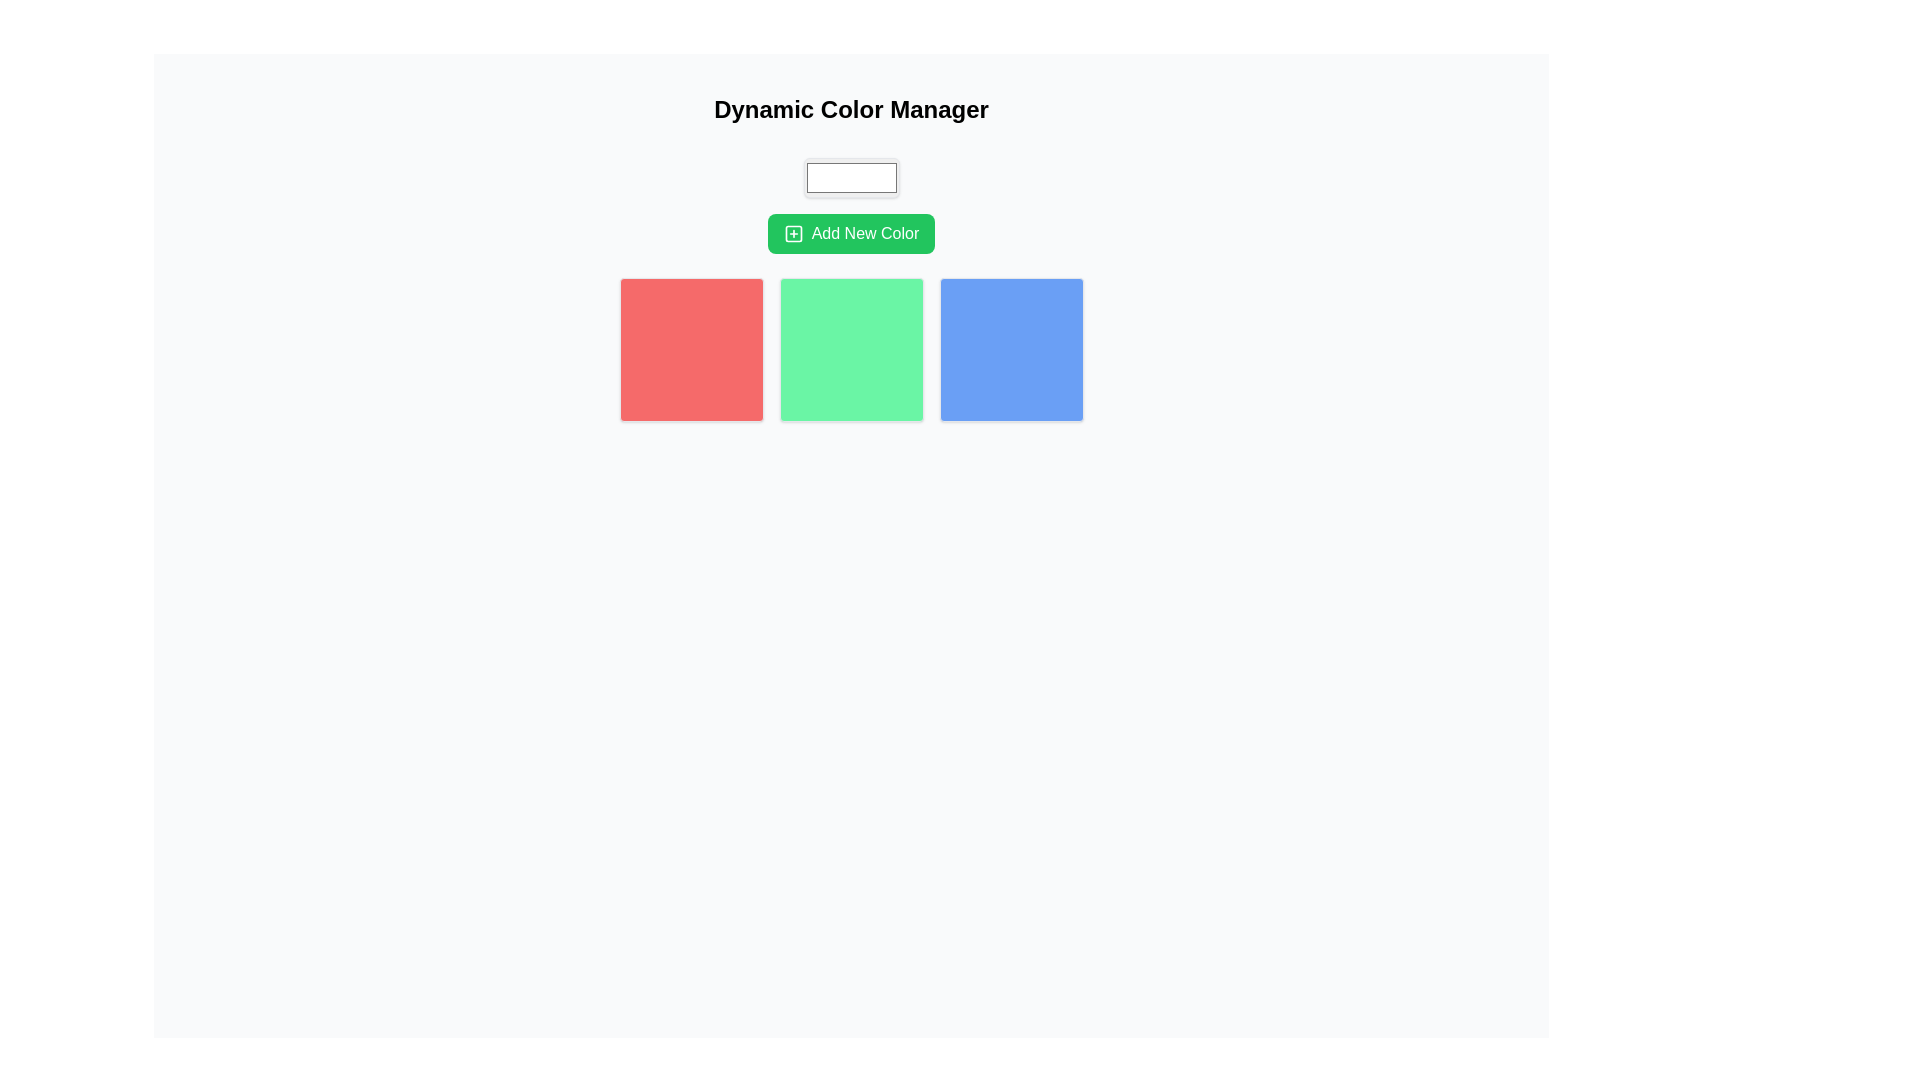 This screenshot has height=1080, width=1920. Describe the element at coordinates (851, 176) in the screenshot. I see `the color input box located below the 'Dynamic Color Manager' title` at that location.